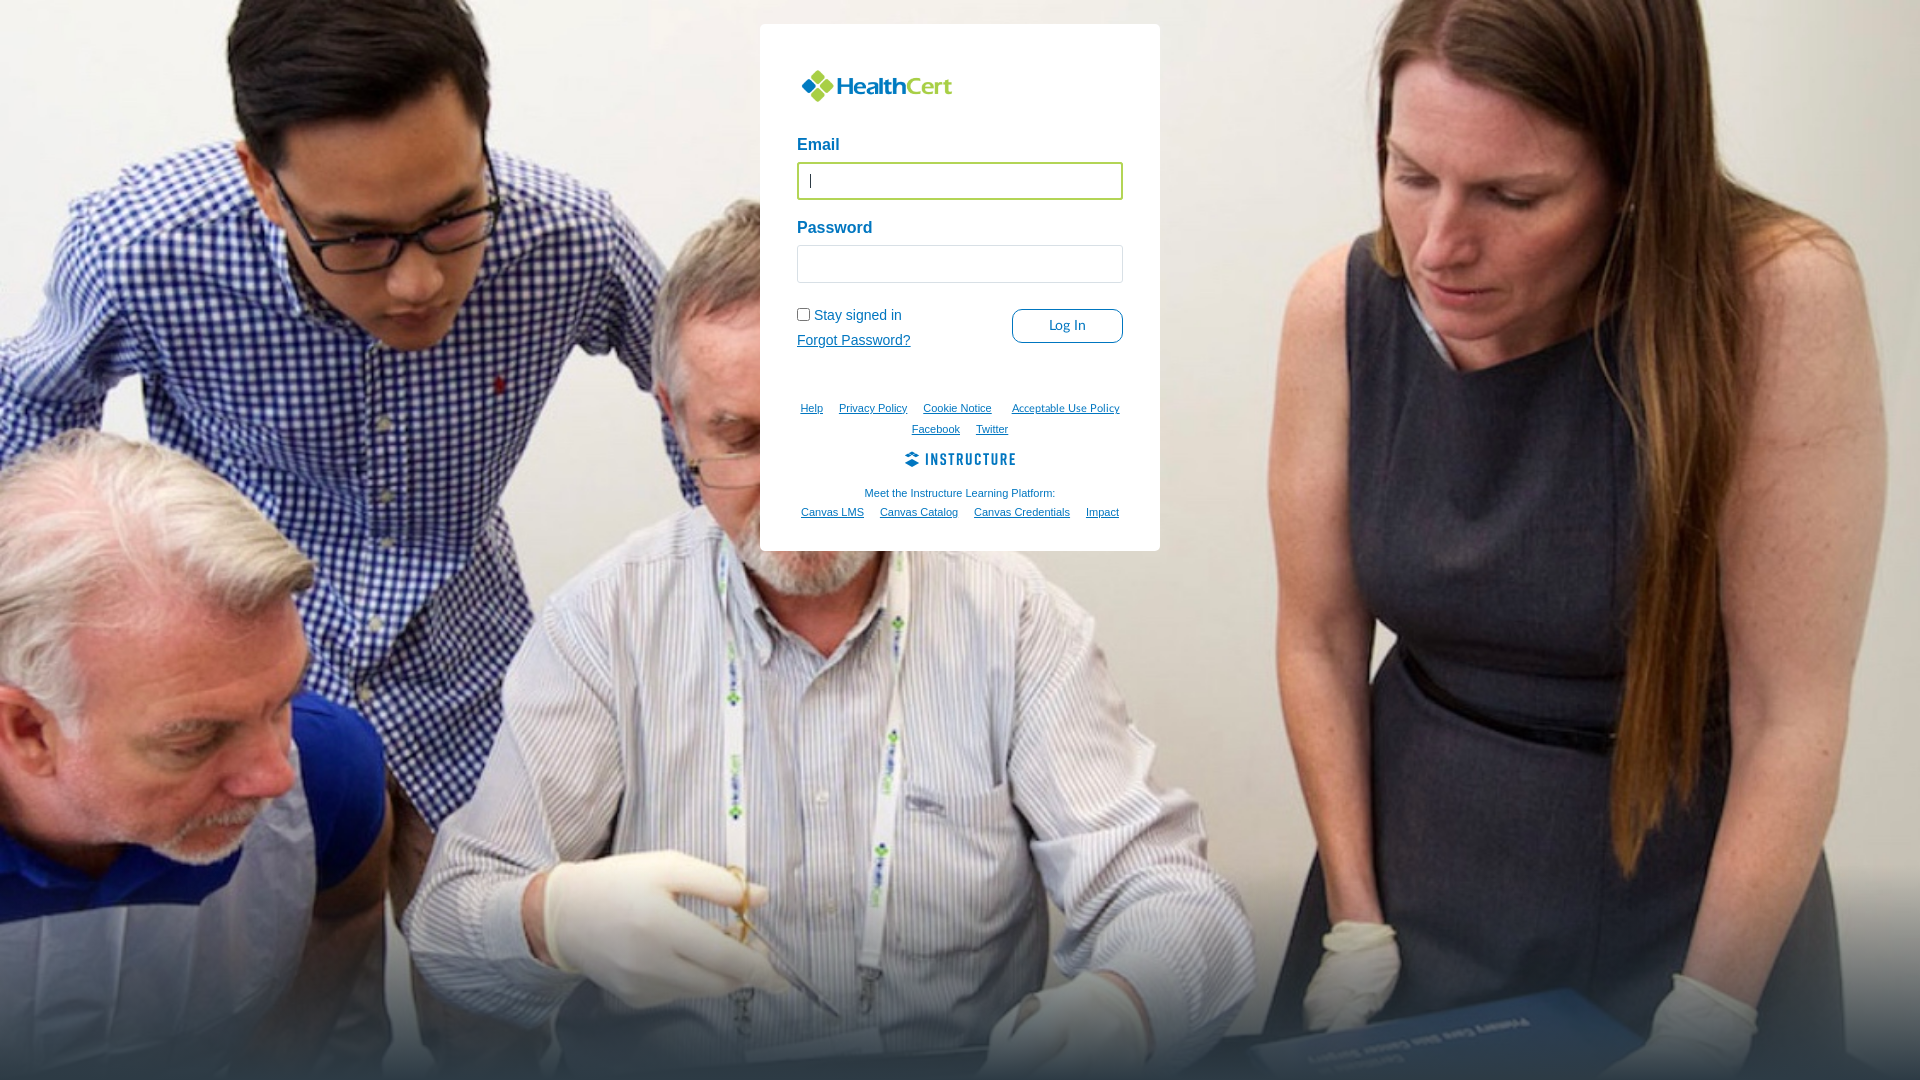  Describe the element at coordinates (1066, 325) in the screenshot. I see `'Log In'` at that location.